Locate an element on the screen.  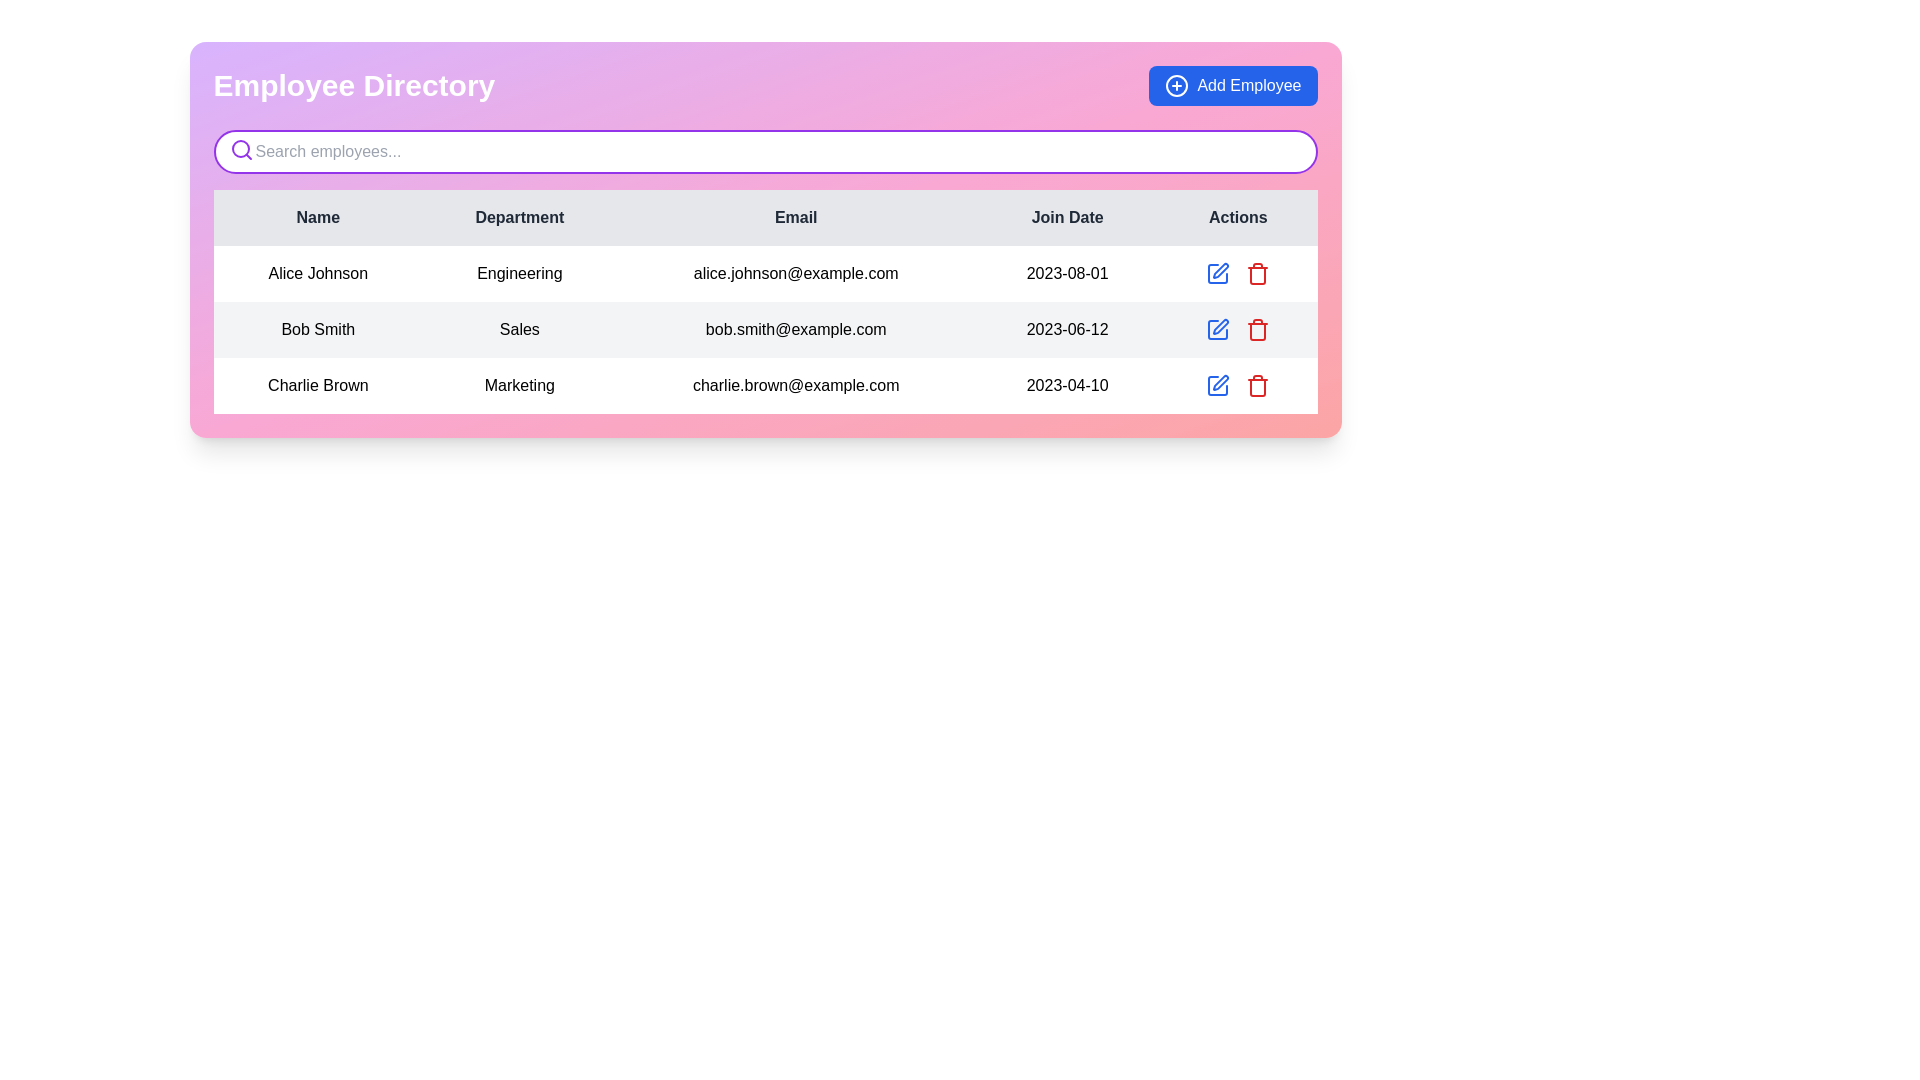
the edit button located in the 'Actions' column of the third row in the table, to the right of 'Charlie Brown's' email is located at coordinates (1220, 382).